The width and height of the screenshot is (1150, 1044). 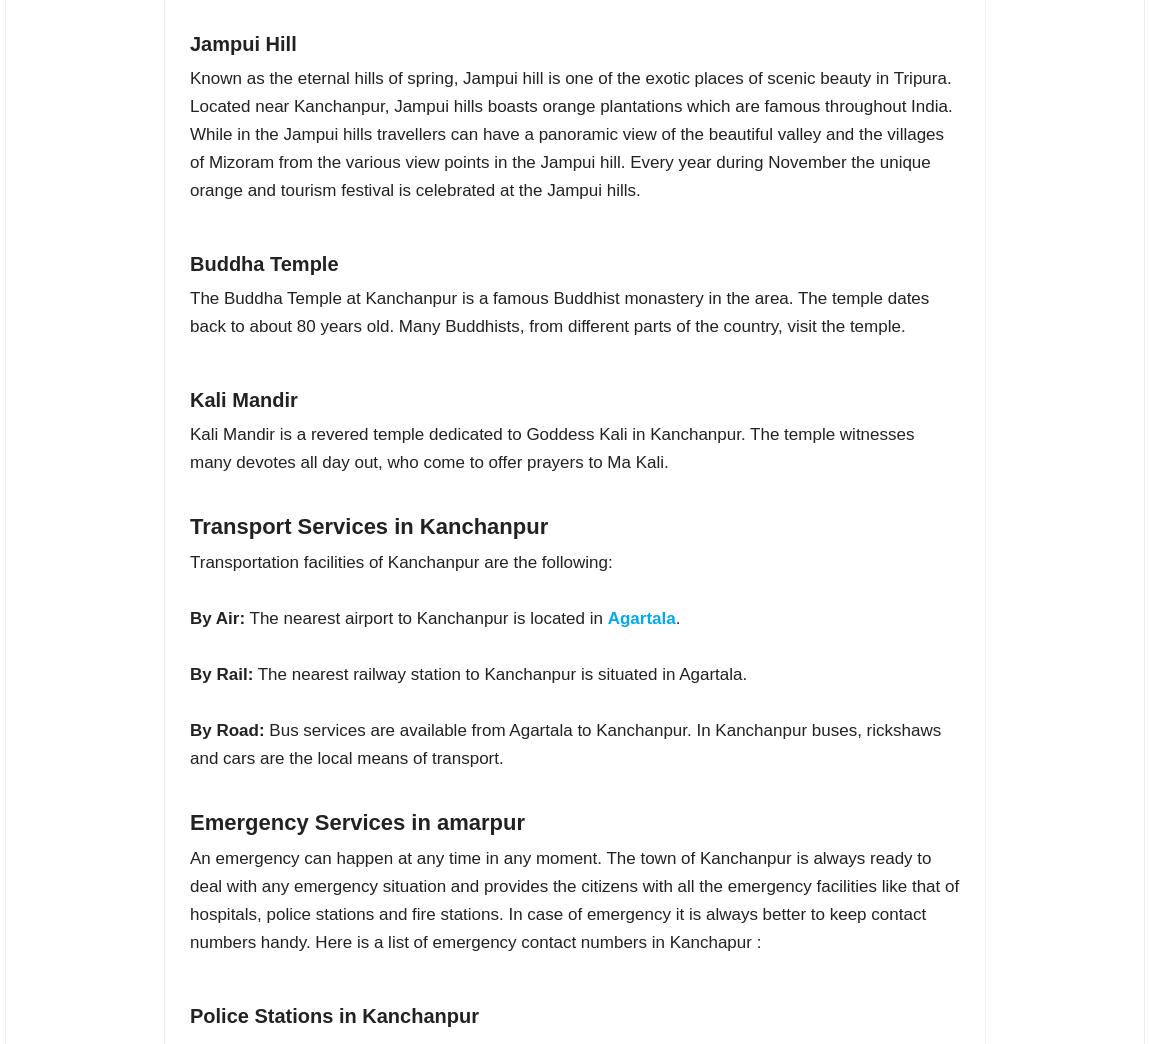 I want to click on 'Emergency Services in amarpur', so click(x=357, y=820).